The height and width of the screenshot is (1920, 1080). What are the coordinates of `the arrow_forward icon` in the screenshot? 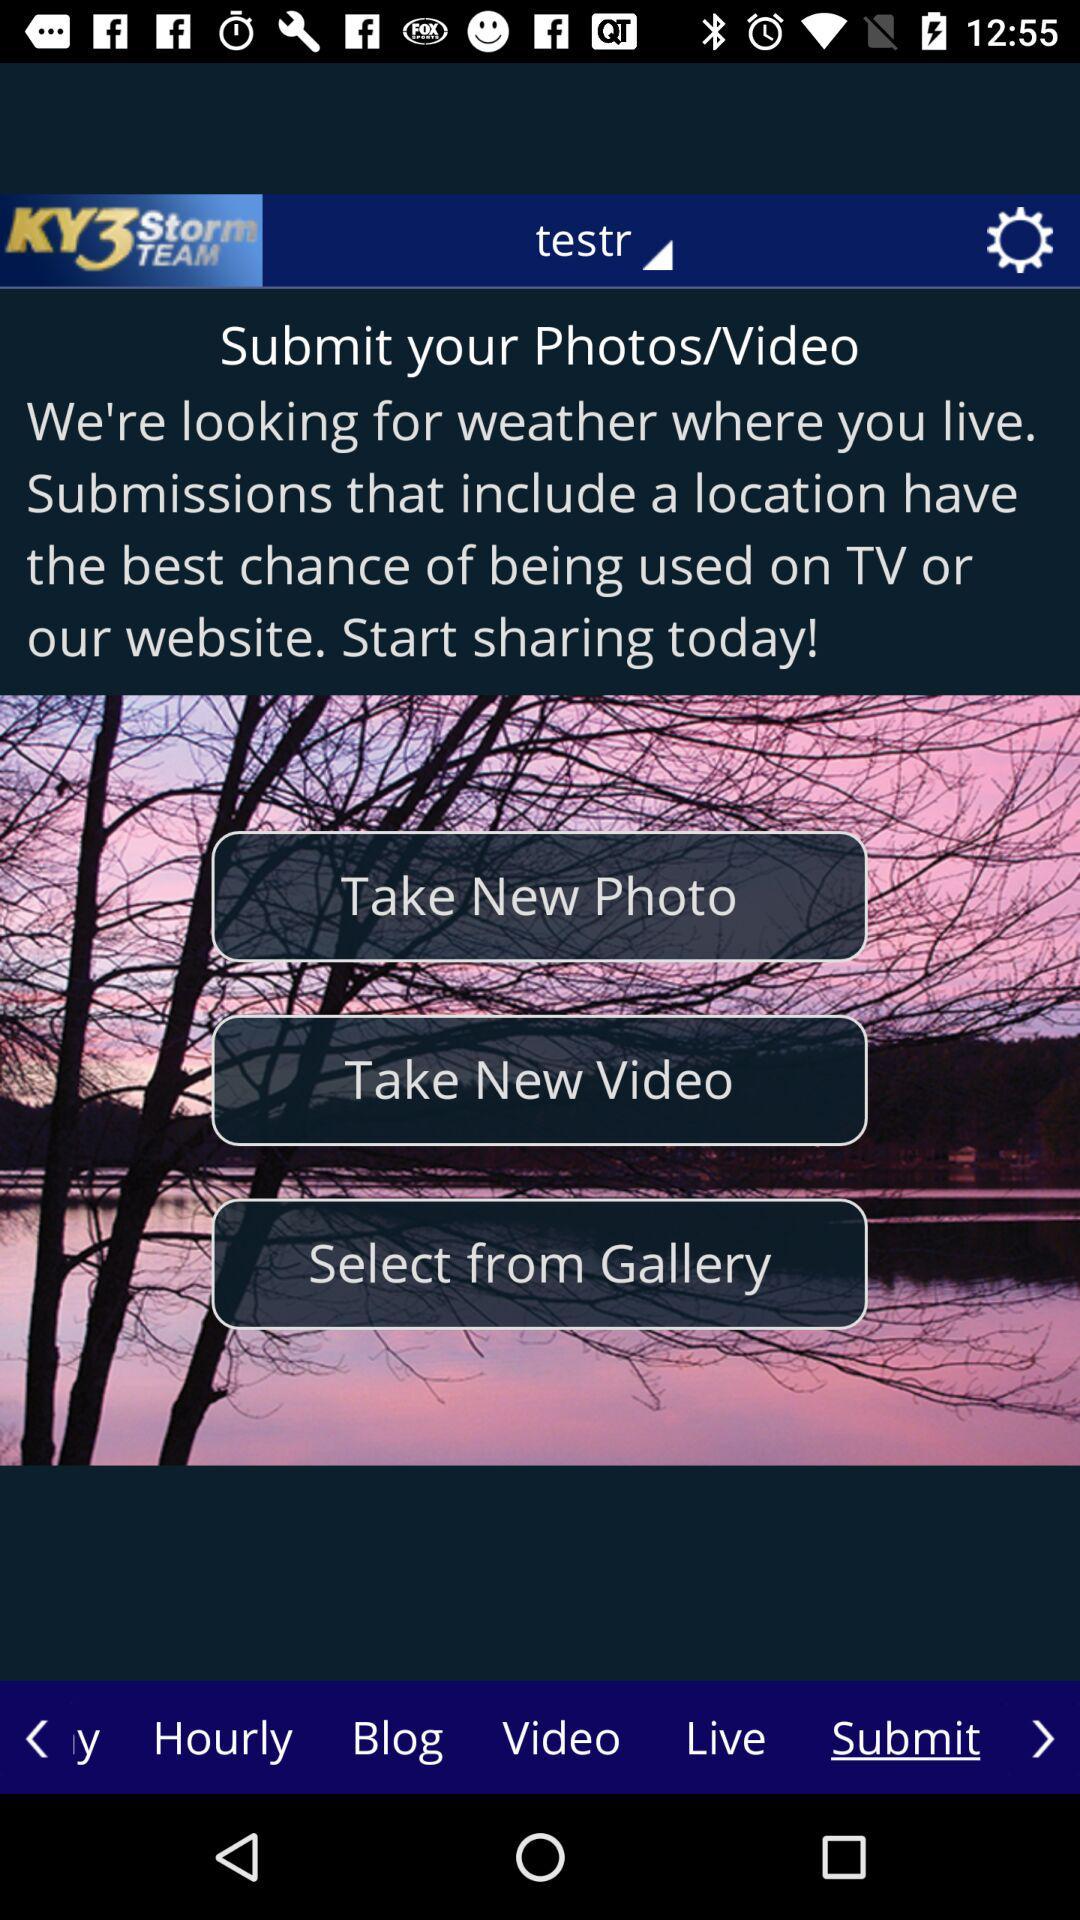 It's located at (1042, 1737).